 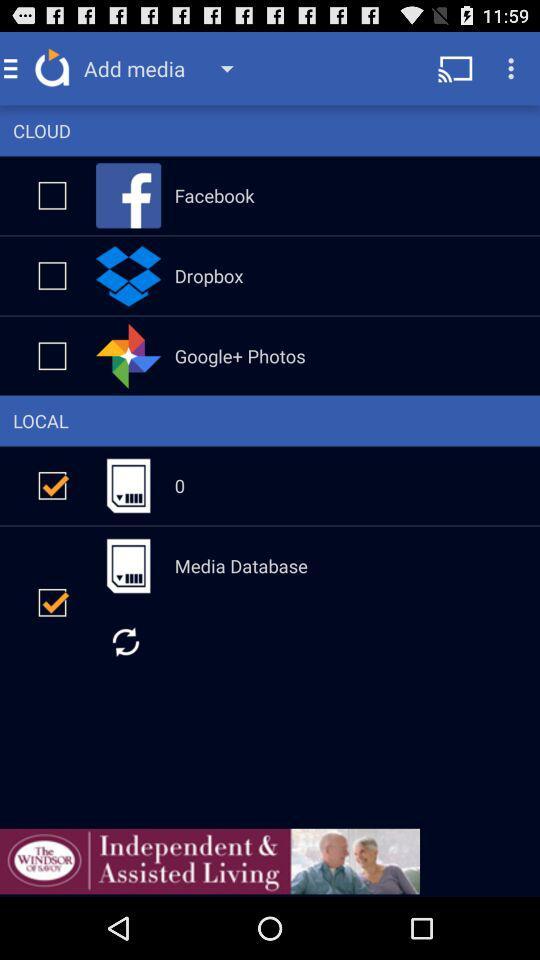 I want to click on tick option, so click(x=52, y=355).